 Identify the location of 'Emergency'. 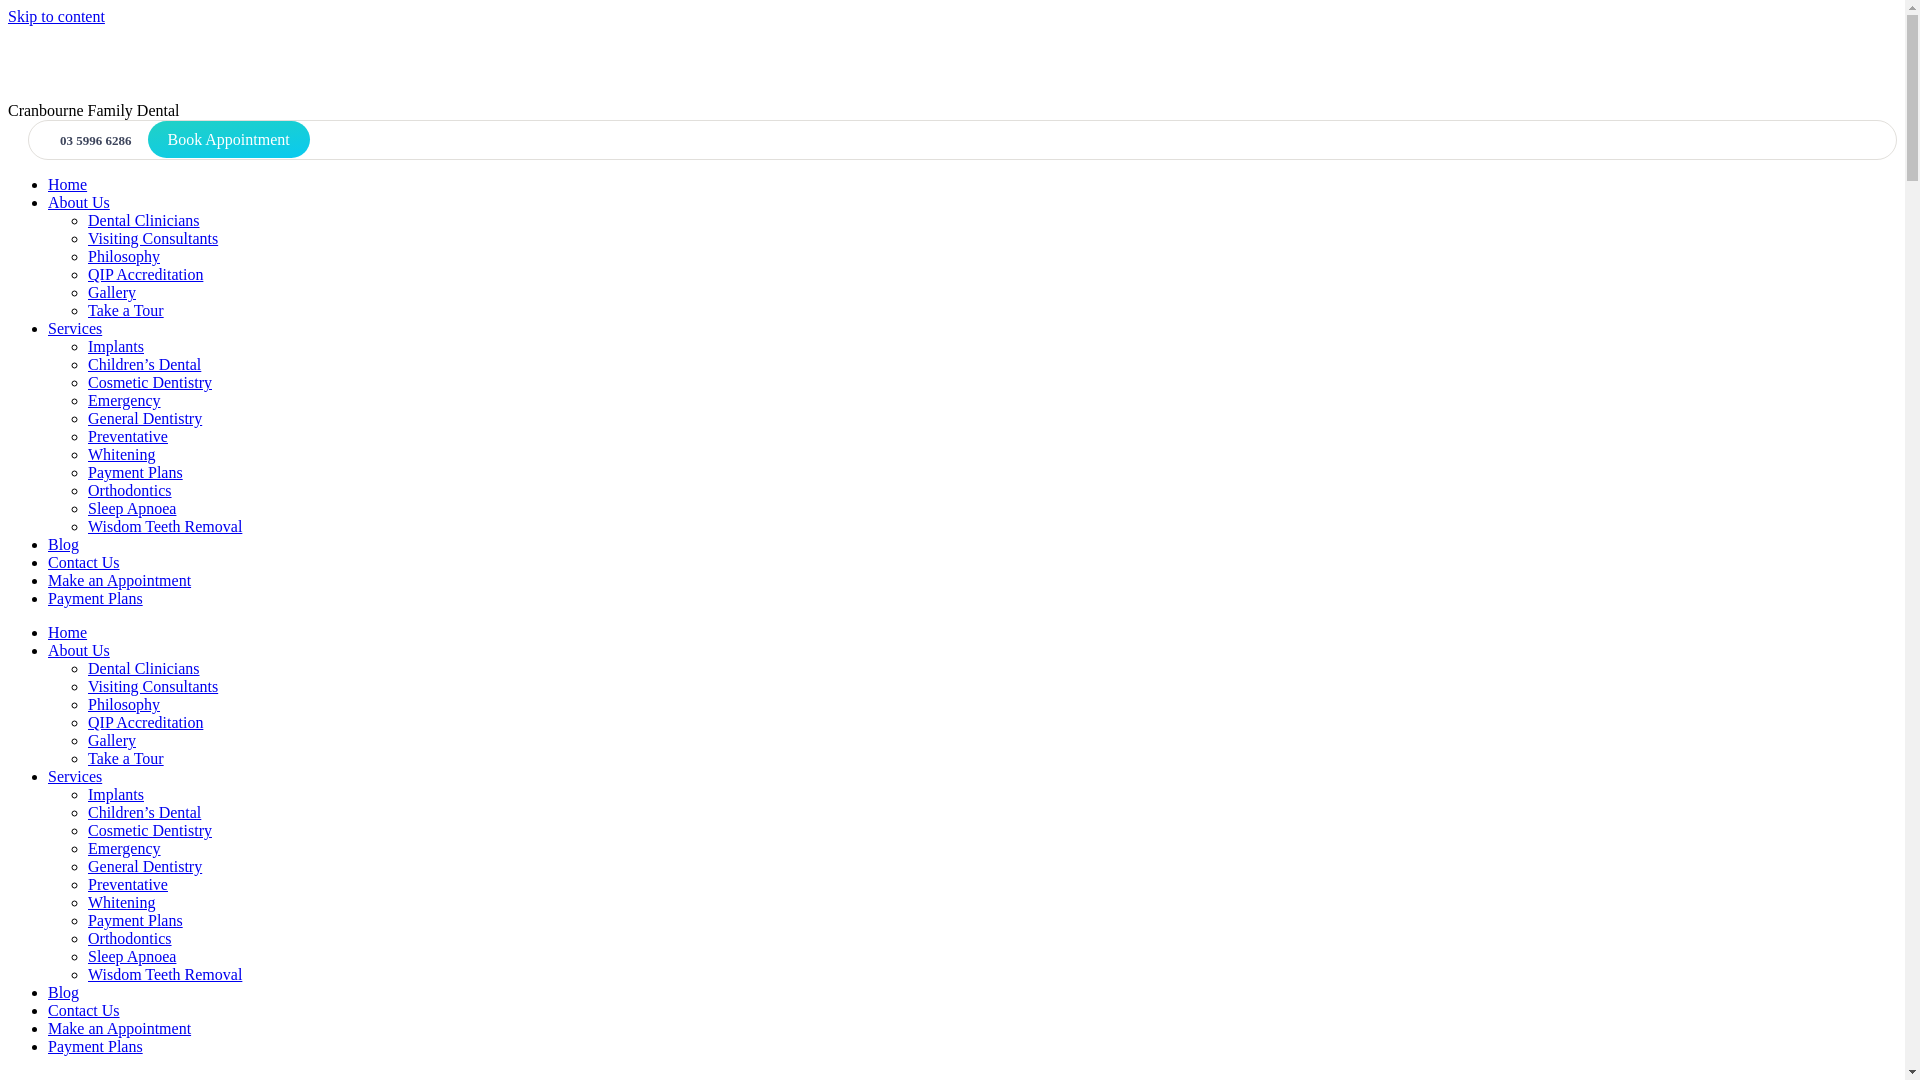
(123, 400).